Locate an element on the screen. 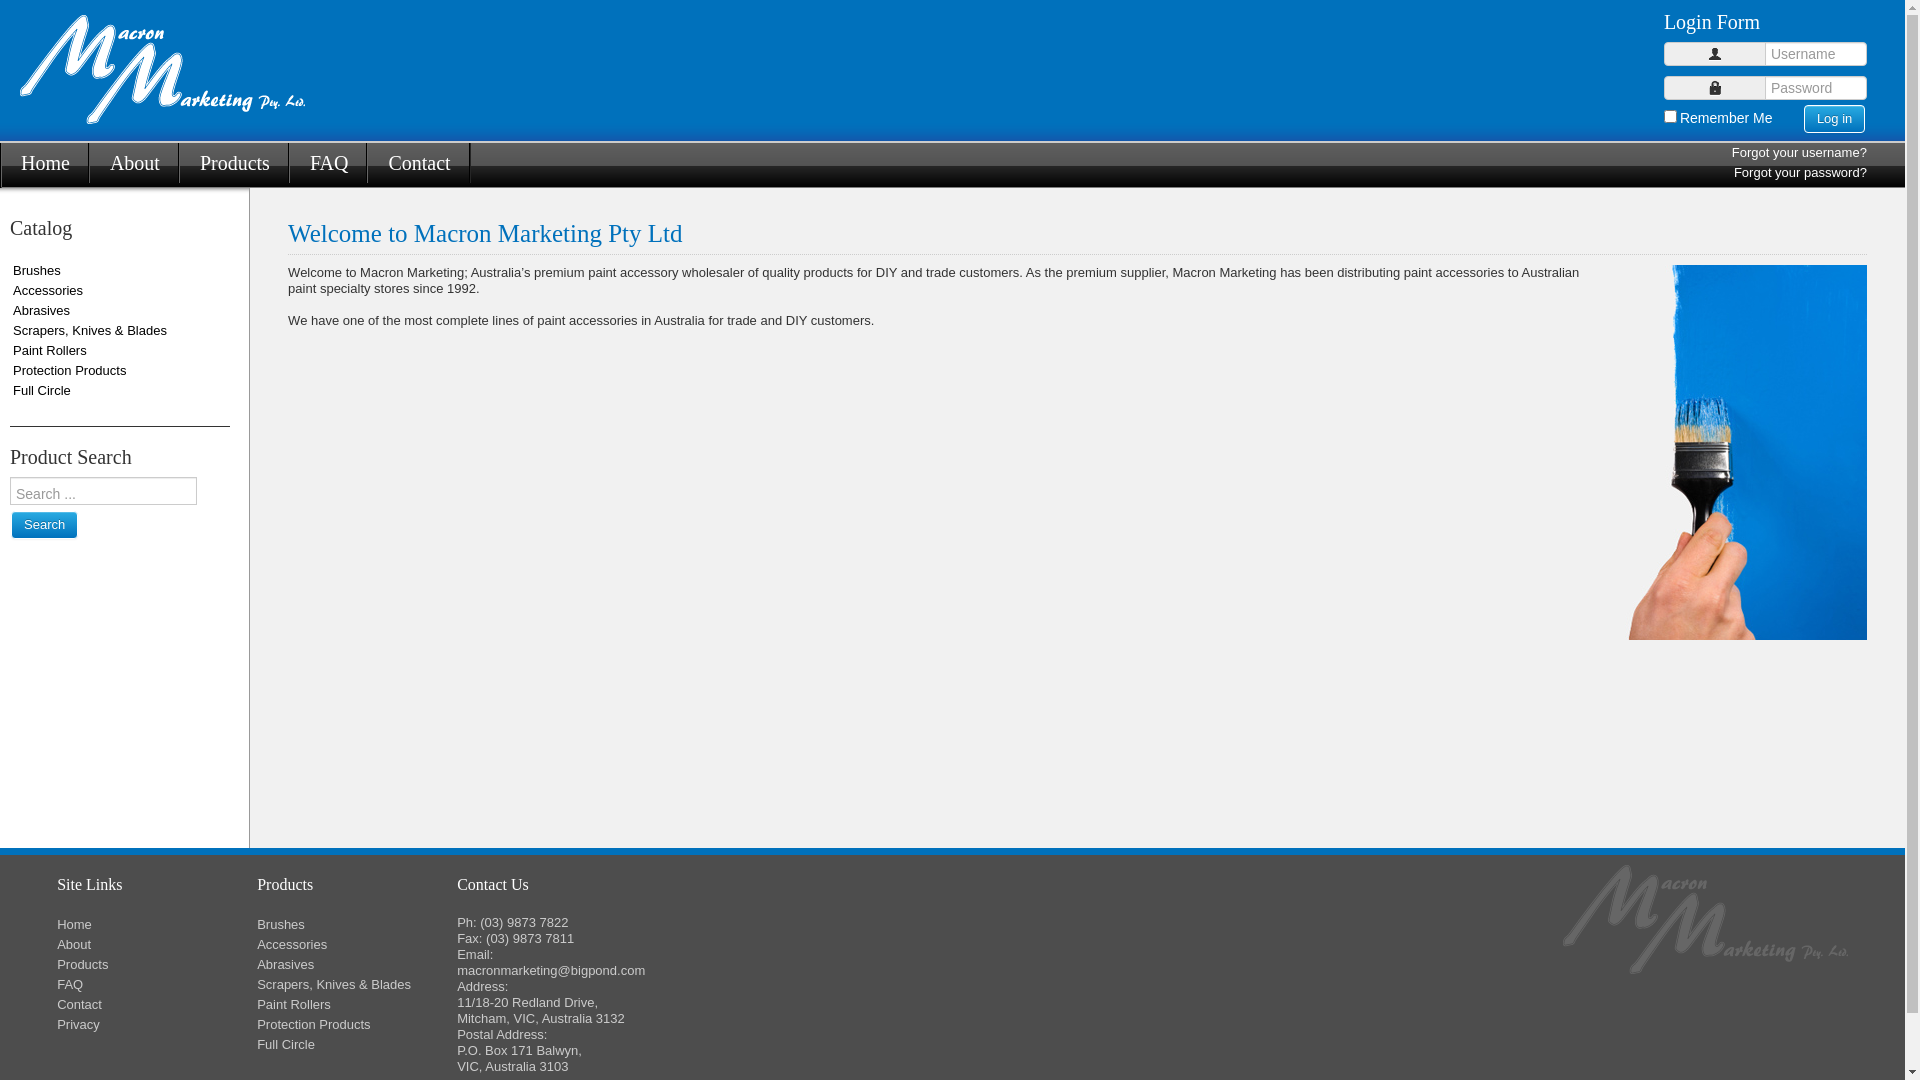 The width and height of the screenshot is (1920, 1080). 'Forgot your username?' is located at coordinates (1731, 151).